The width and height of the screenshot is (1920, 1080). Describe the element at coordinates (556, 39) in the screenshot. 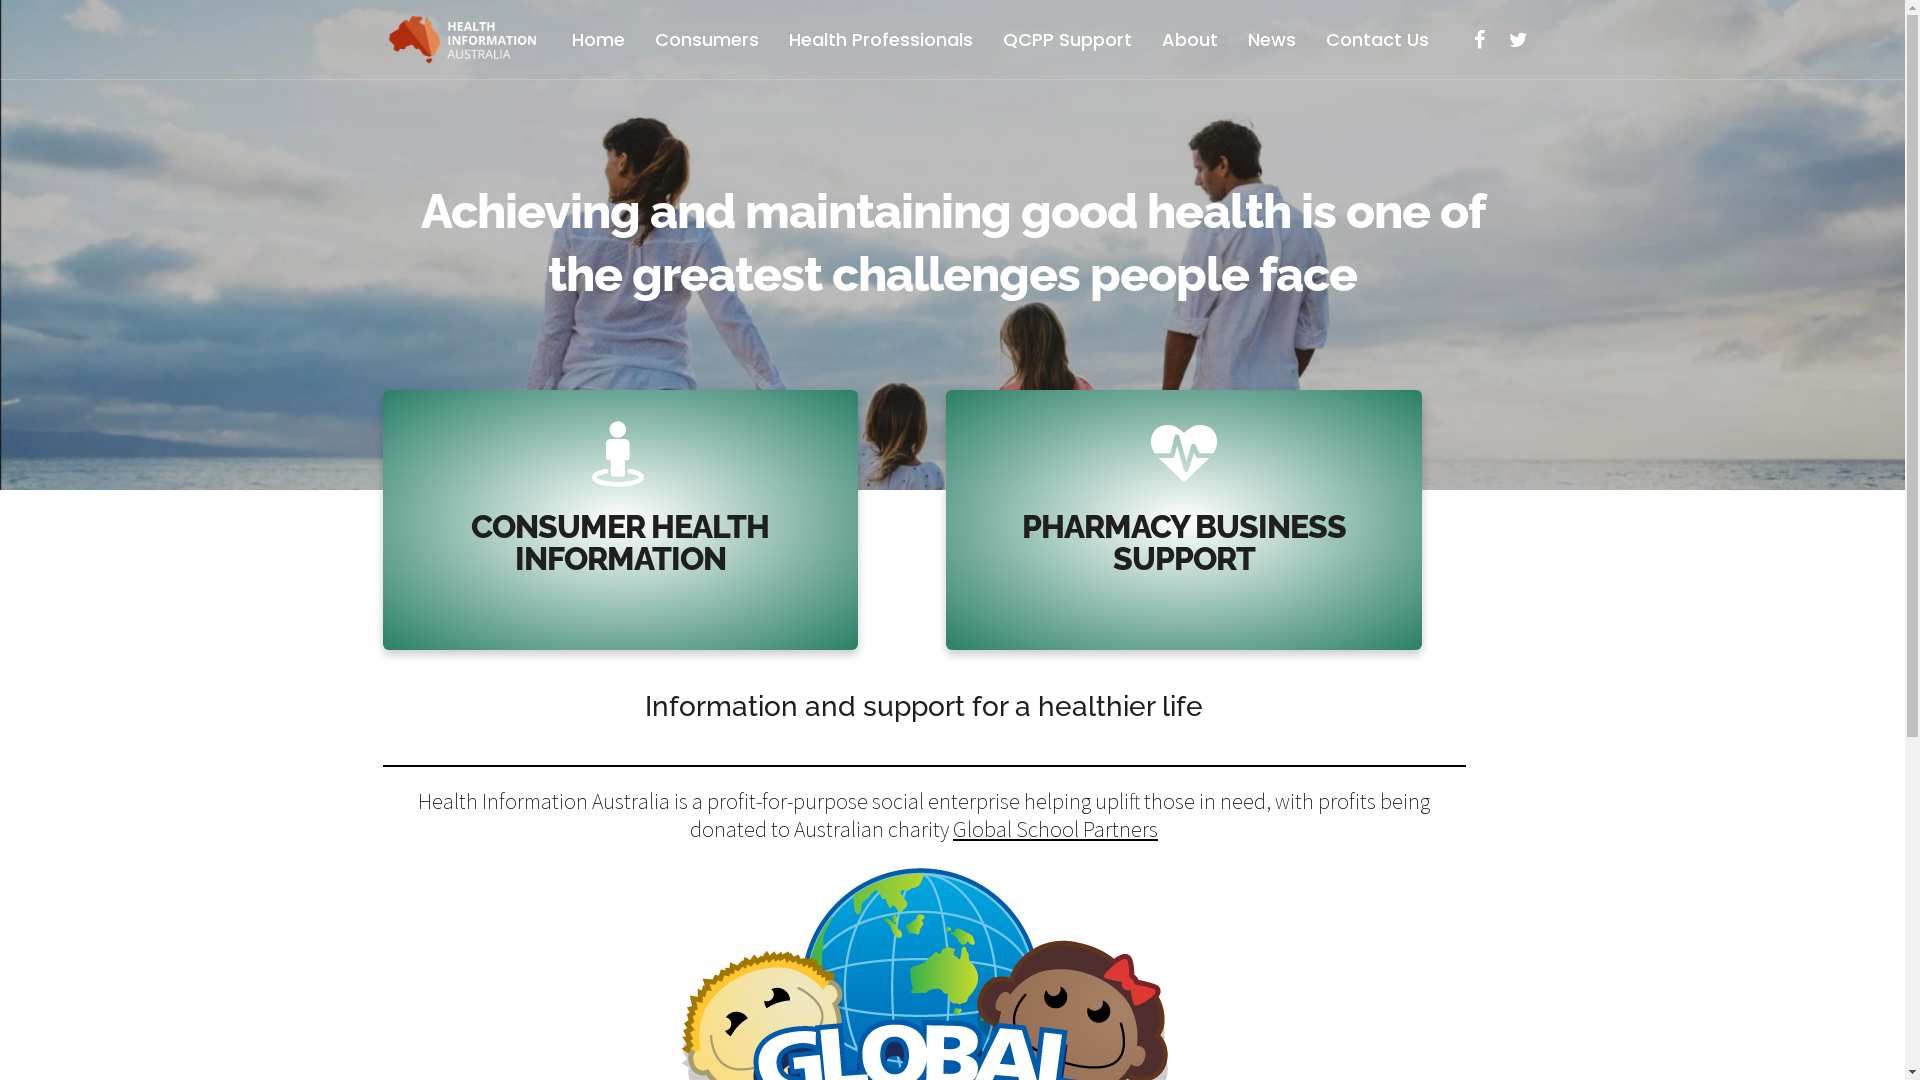

I see `'Home'` at that location.